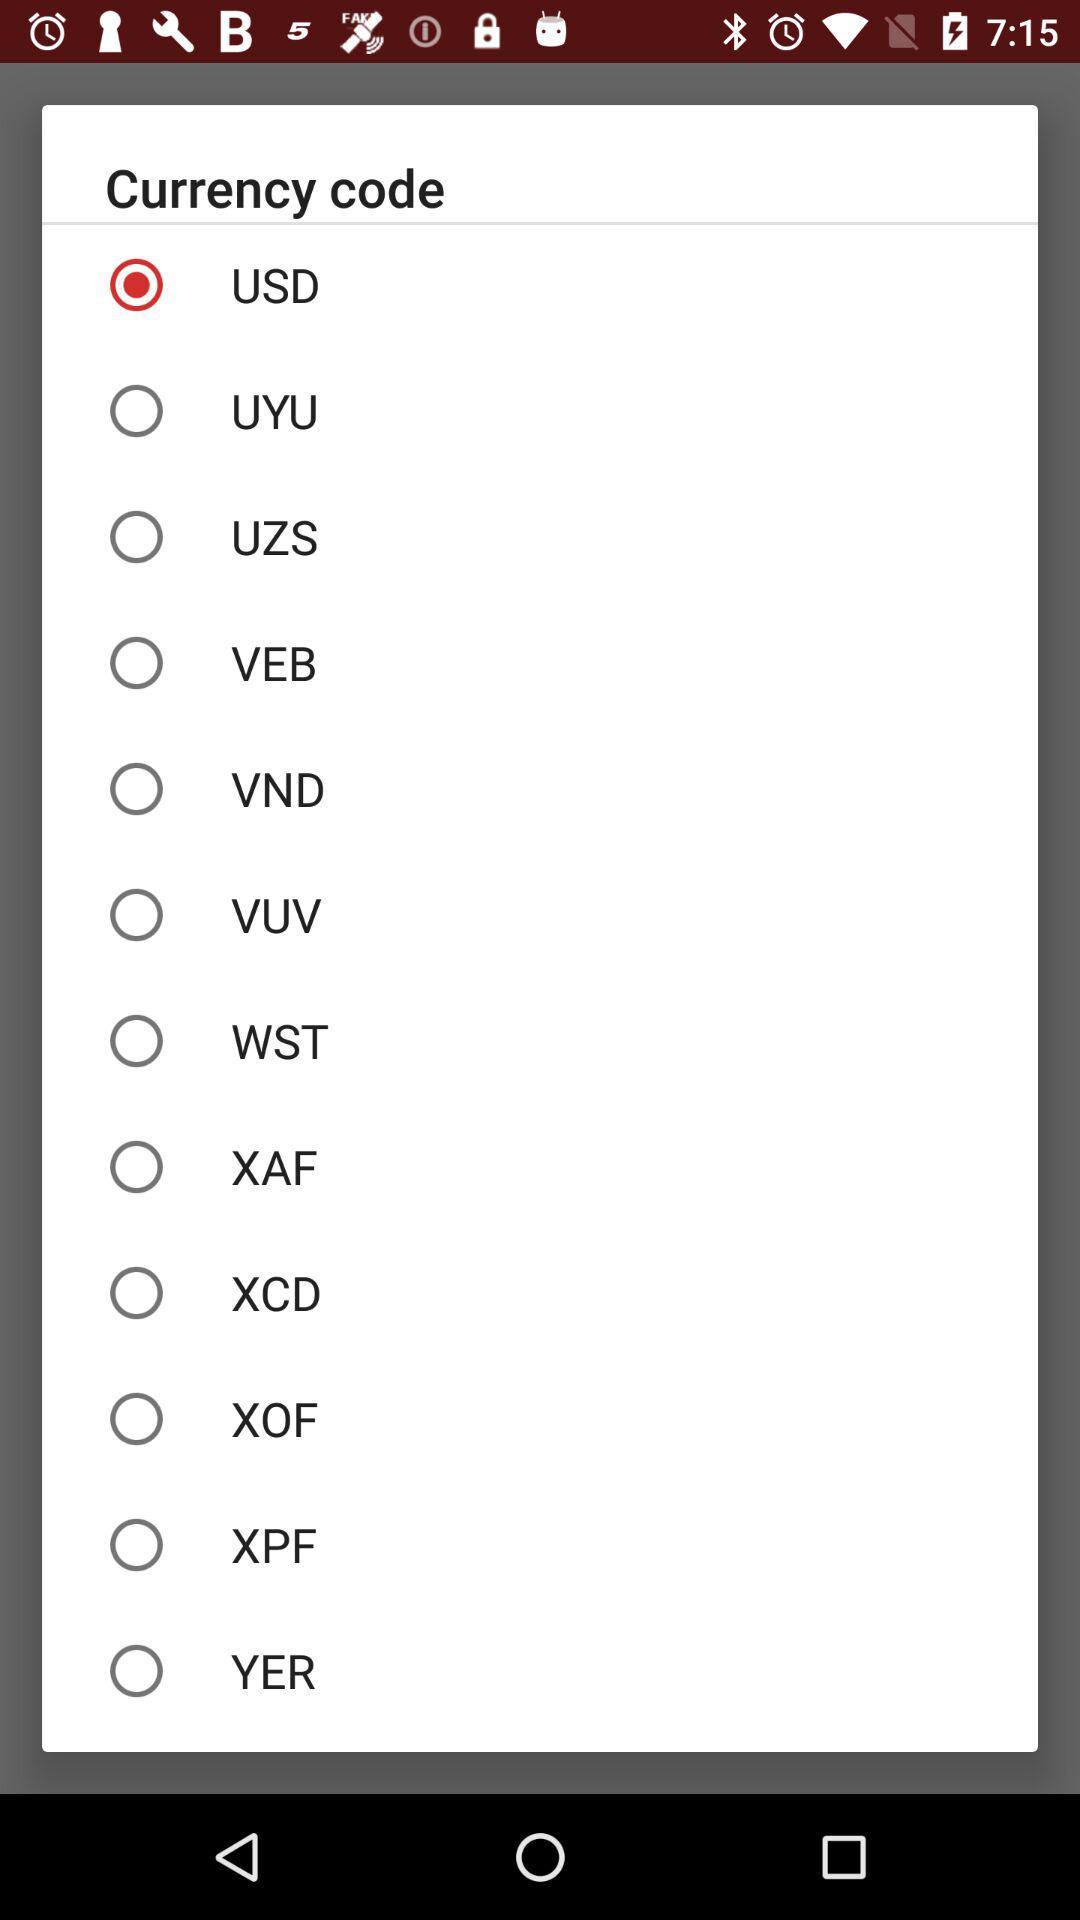 Image resolution: width=1080 pixels, height=1920 pixels. What do you see at coordinates (540, 283) in the screenshot?
I see `icon above the uyu item` at bounding box center [540, 283].